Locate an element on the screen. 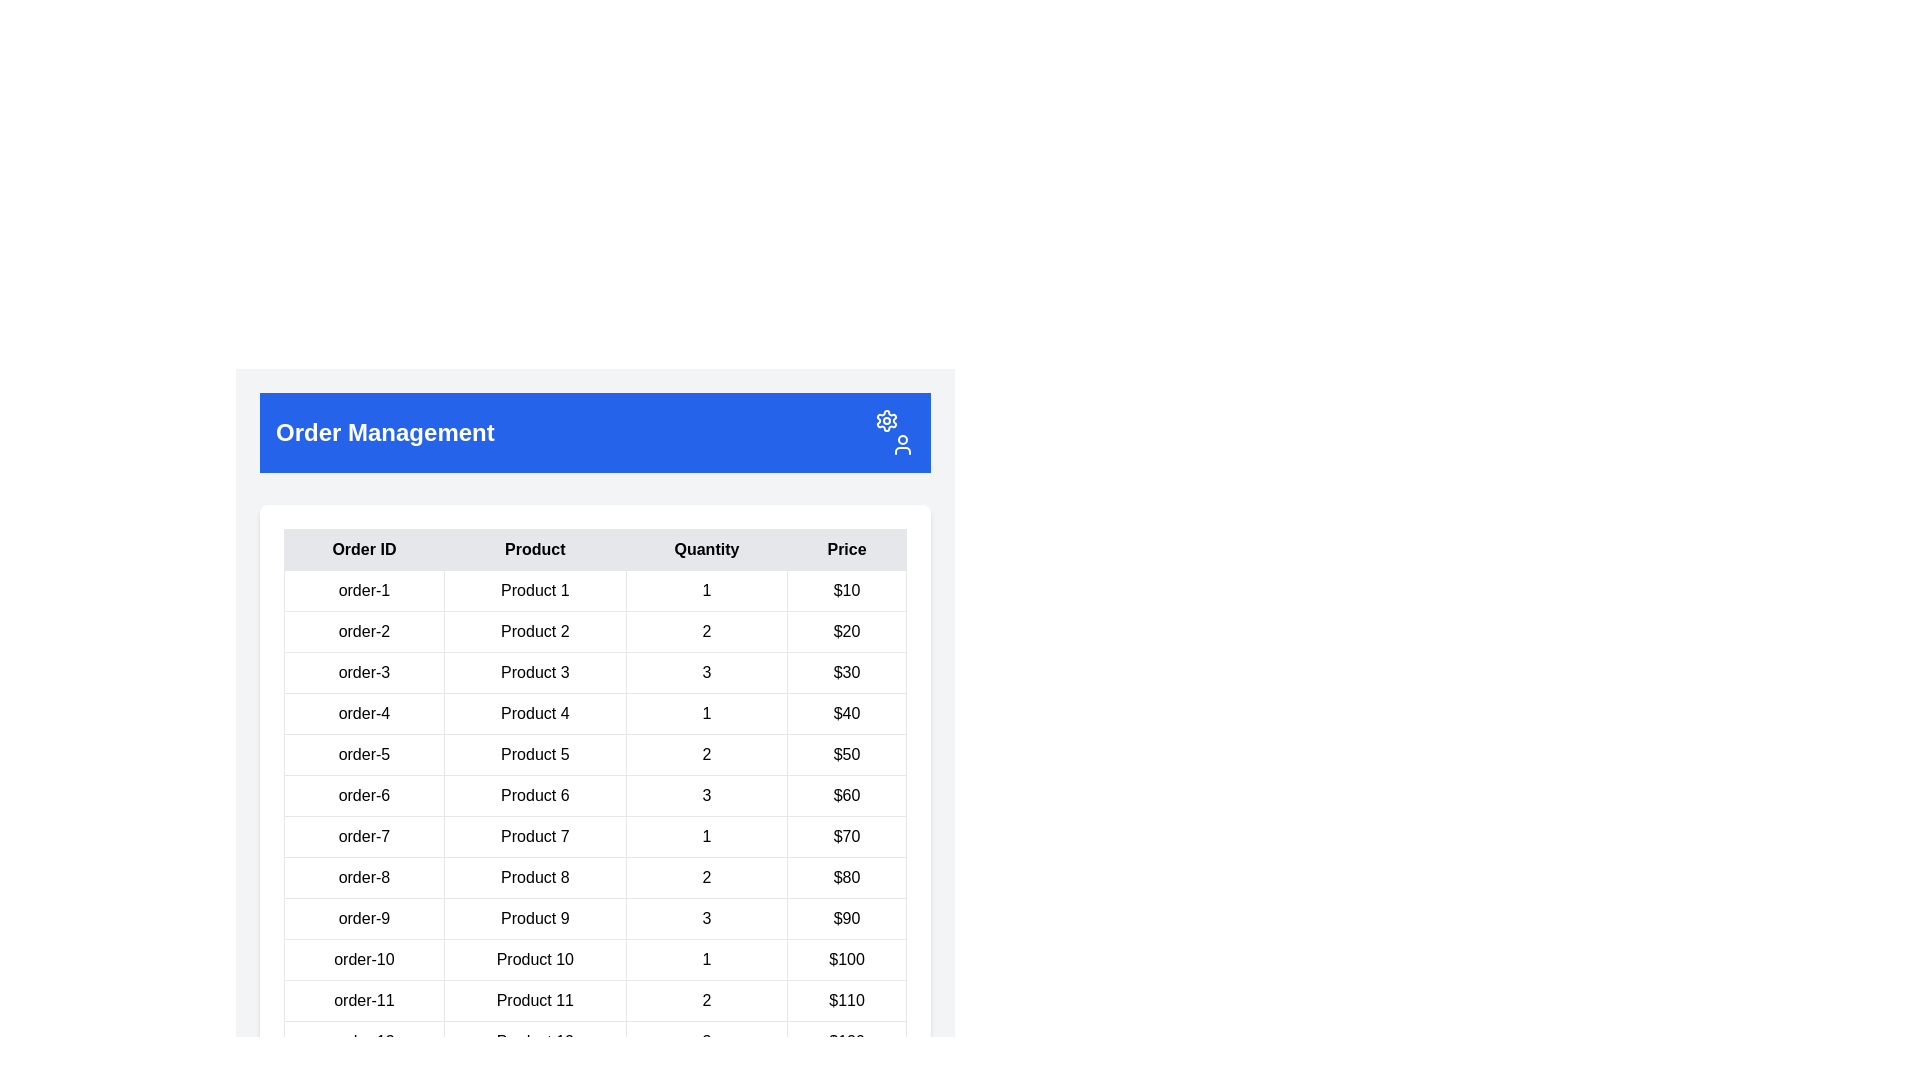 The width and height of the screenshot is (1920, 1080). price information from the Table cell located in the 'Price' column of the table for 'Product 6' in the 6th row is located at coordinates (847, 794).